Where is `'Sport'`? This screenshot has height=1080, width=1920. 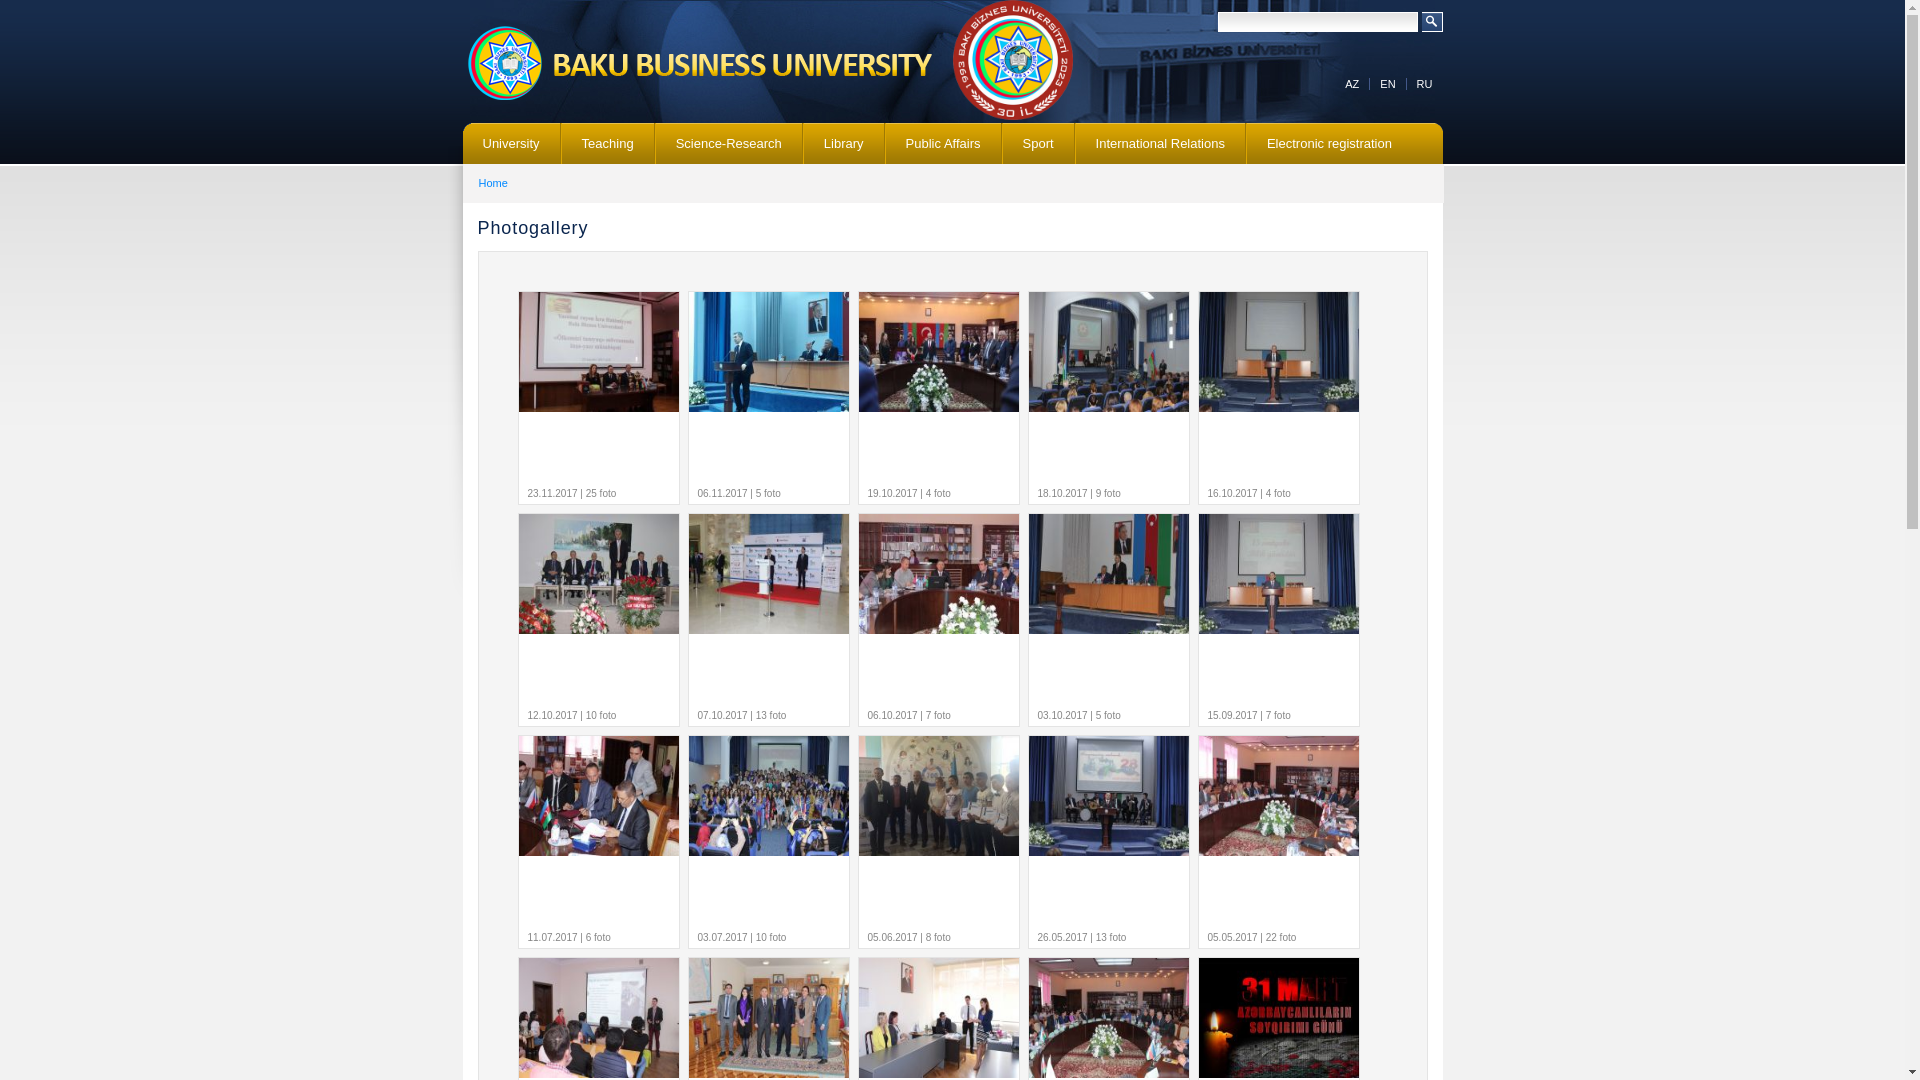 'Sport' is located at coordinates (1038, 142).